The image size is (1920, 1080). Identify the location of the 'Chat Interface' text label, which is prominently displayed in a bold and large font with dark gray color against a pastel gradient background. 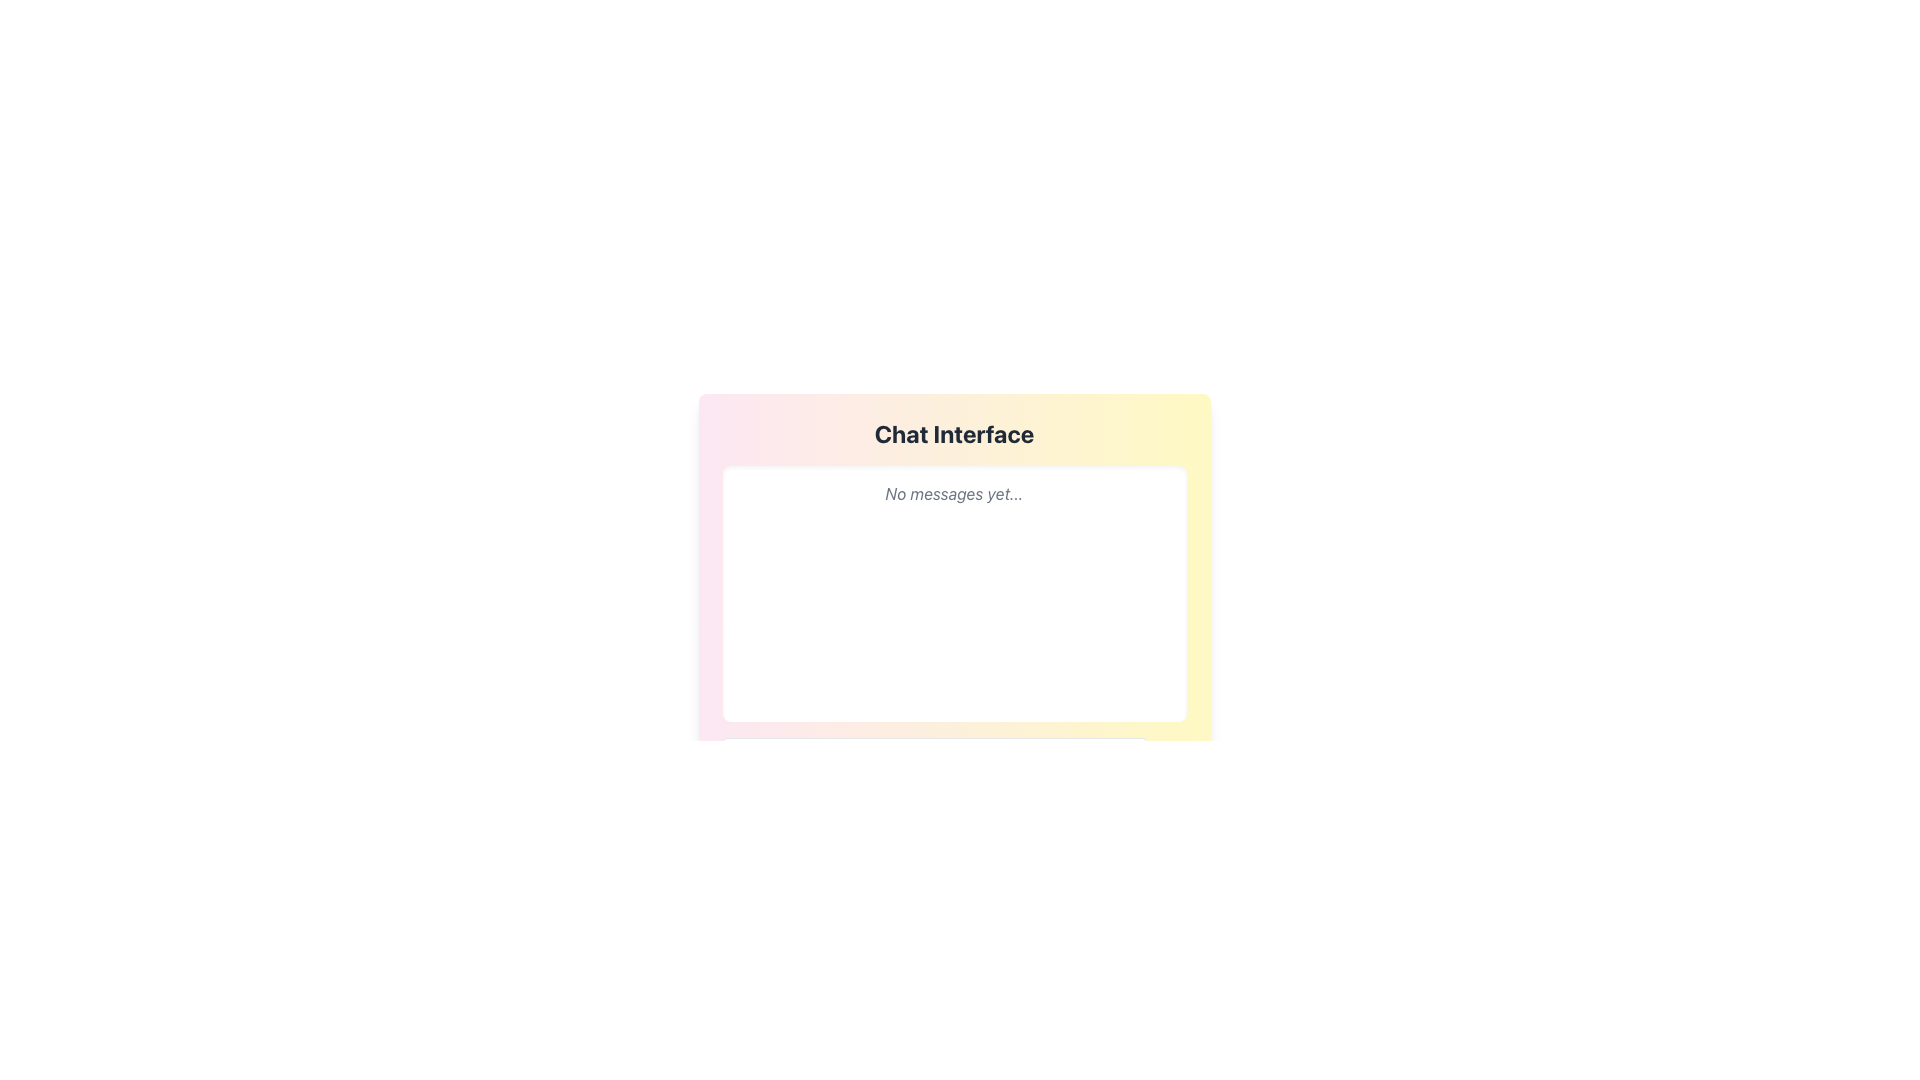
(953, 433).